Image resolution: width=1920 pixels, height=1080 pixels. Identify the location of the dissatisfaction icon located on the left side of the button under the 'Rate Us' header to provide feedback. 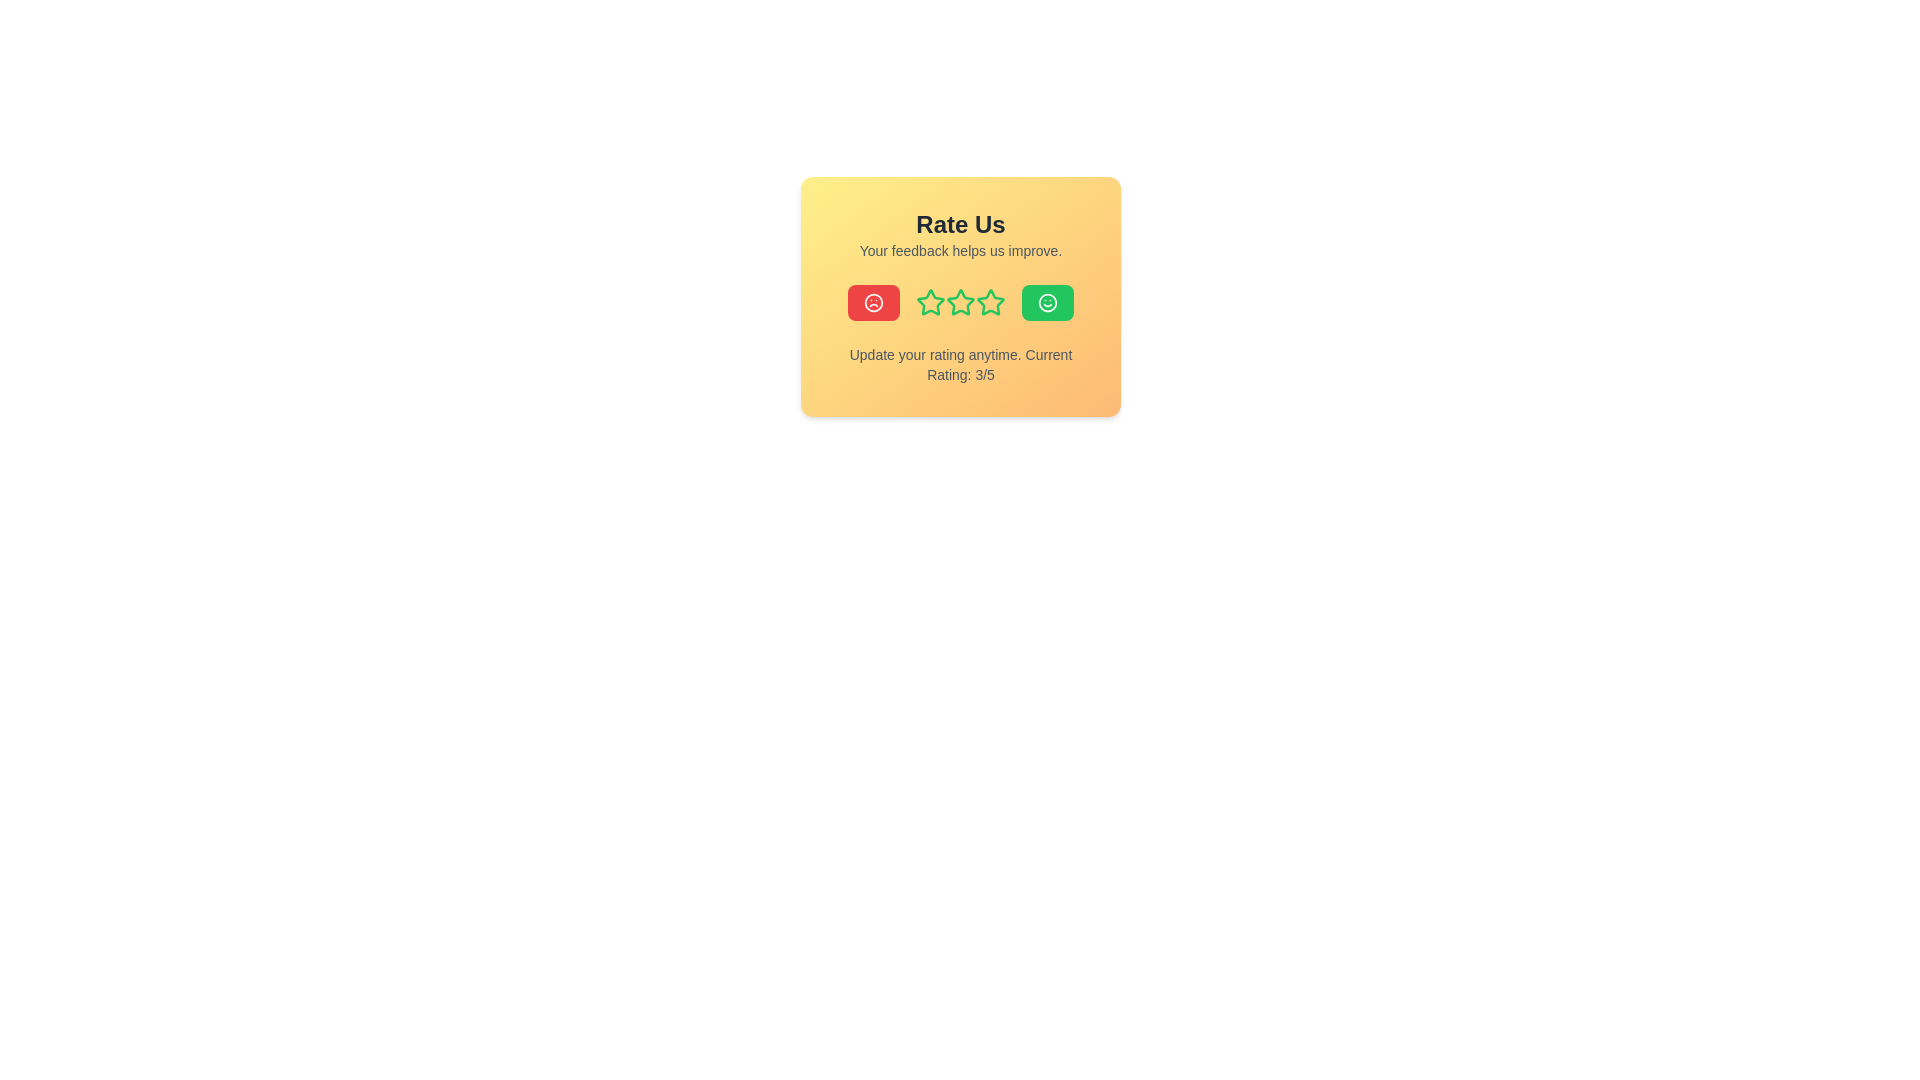
(873, 303).